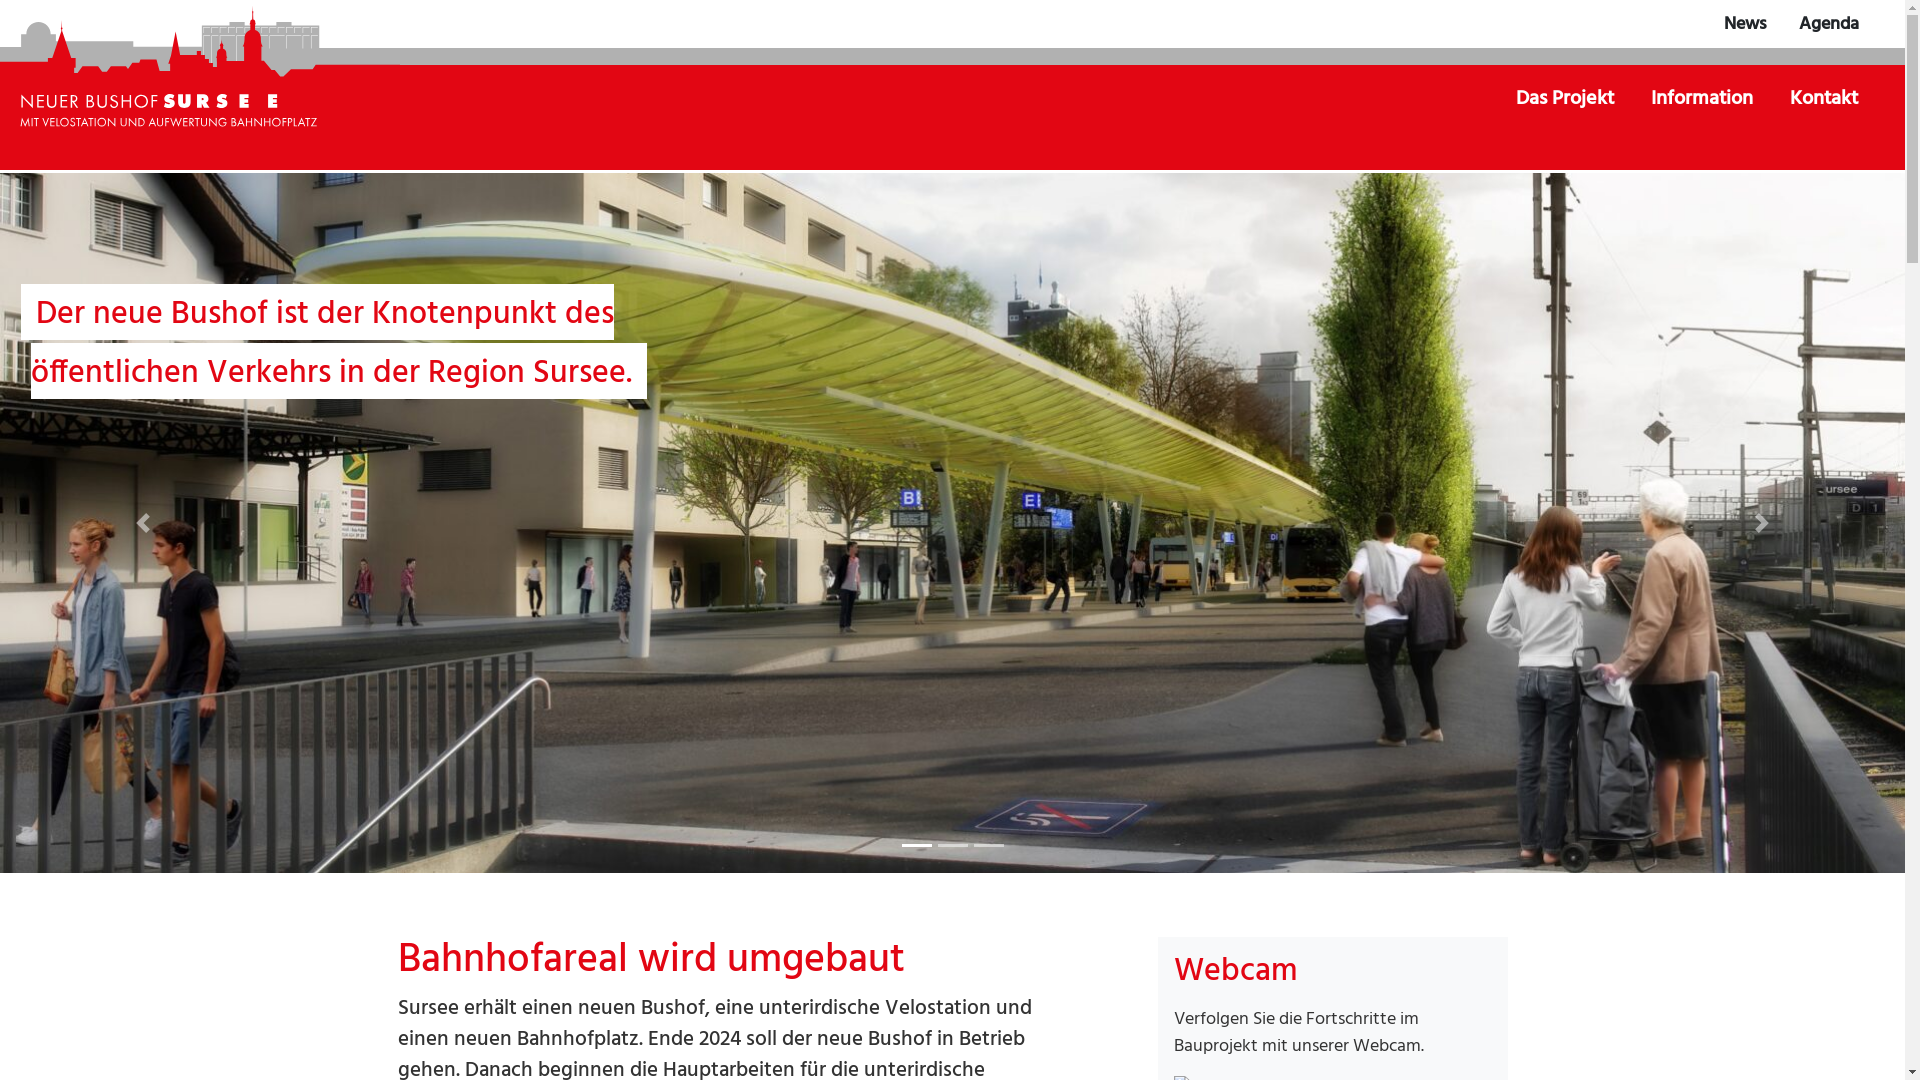 Image resolution: width=1920 pixels, height=1080 pixels. I want to click on 'Information', so click(1702, 99).